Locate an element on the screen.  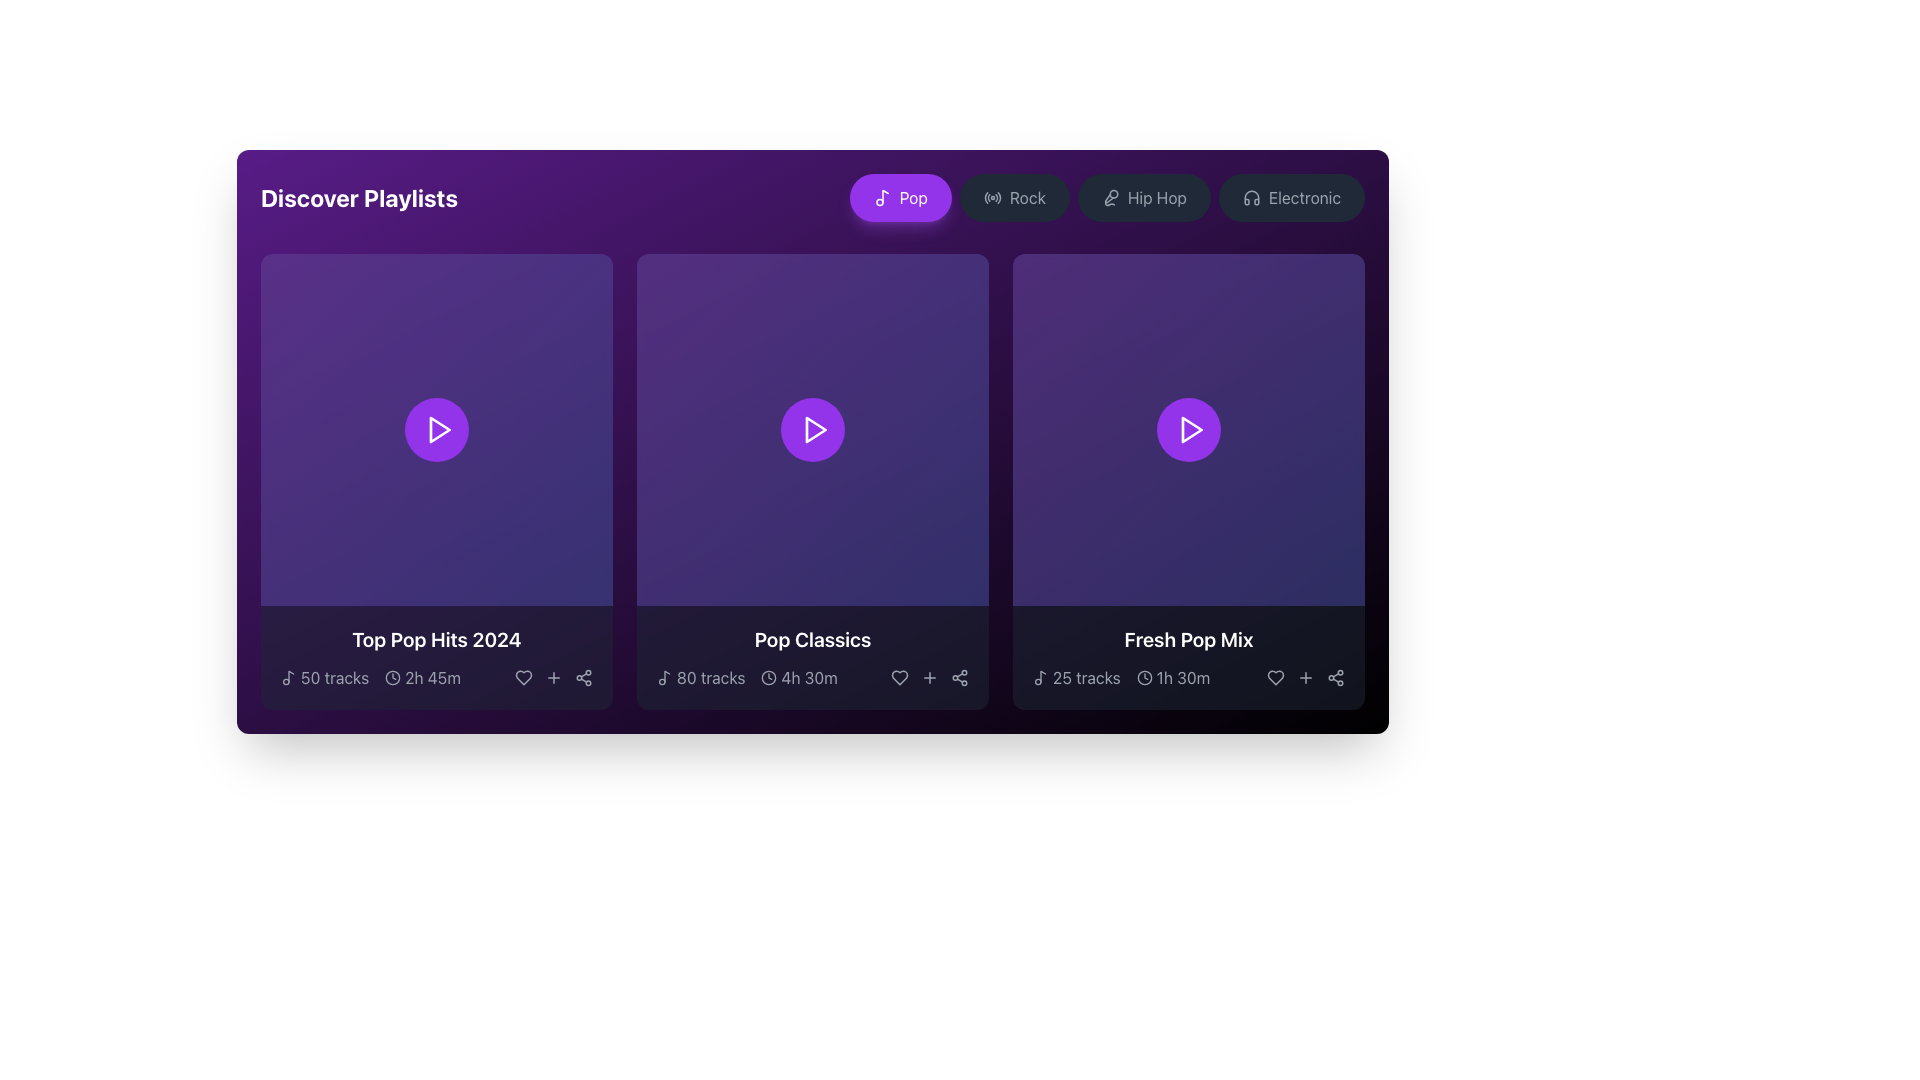
the share-like icon button, which is represented by three connected circular nodes in a triangular arrangement at the bottom-right corner of the 'Pop Classics' playlist card is located at coordinates (960, 677).